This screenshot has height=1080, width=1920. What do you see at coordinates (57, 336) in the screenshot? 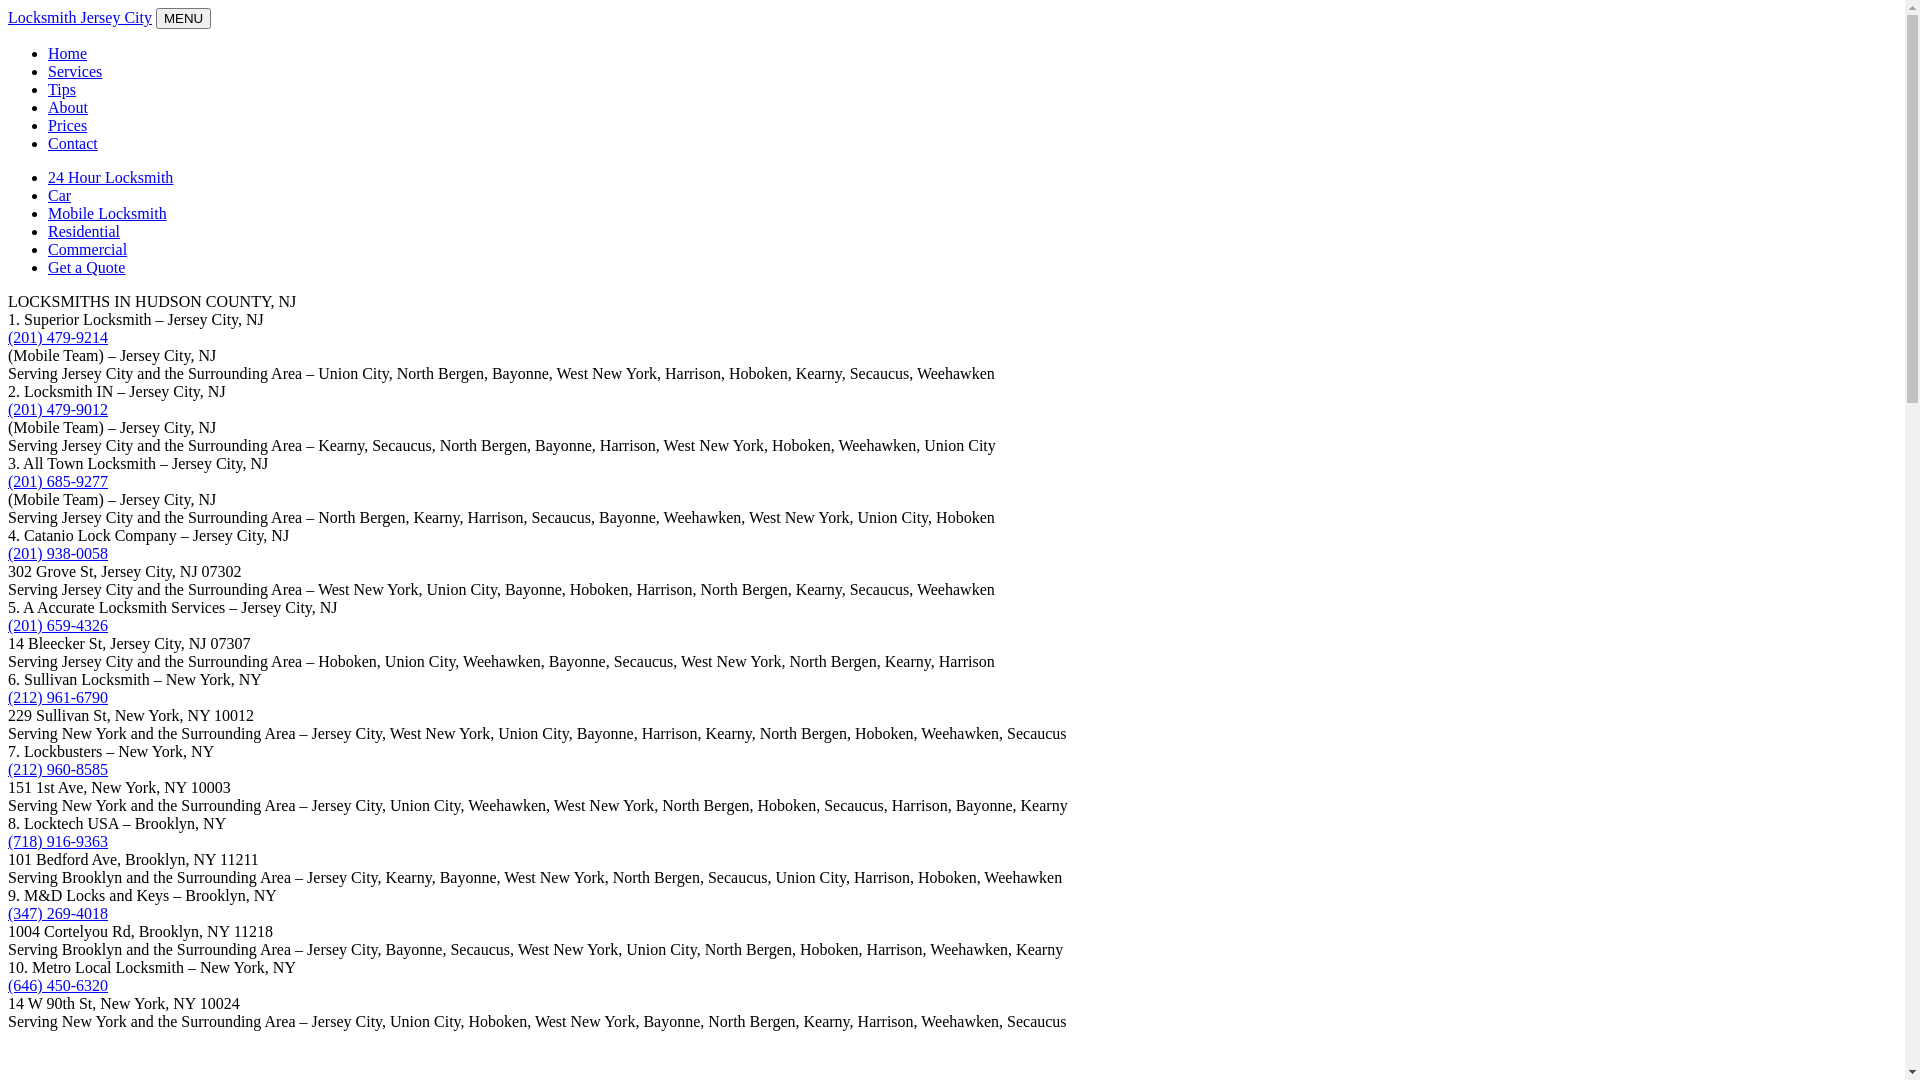
I see `'(201) 479-9214'` at bounding box center [57, 336].